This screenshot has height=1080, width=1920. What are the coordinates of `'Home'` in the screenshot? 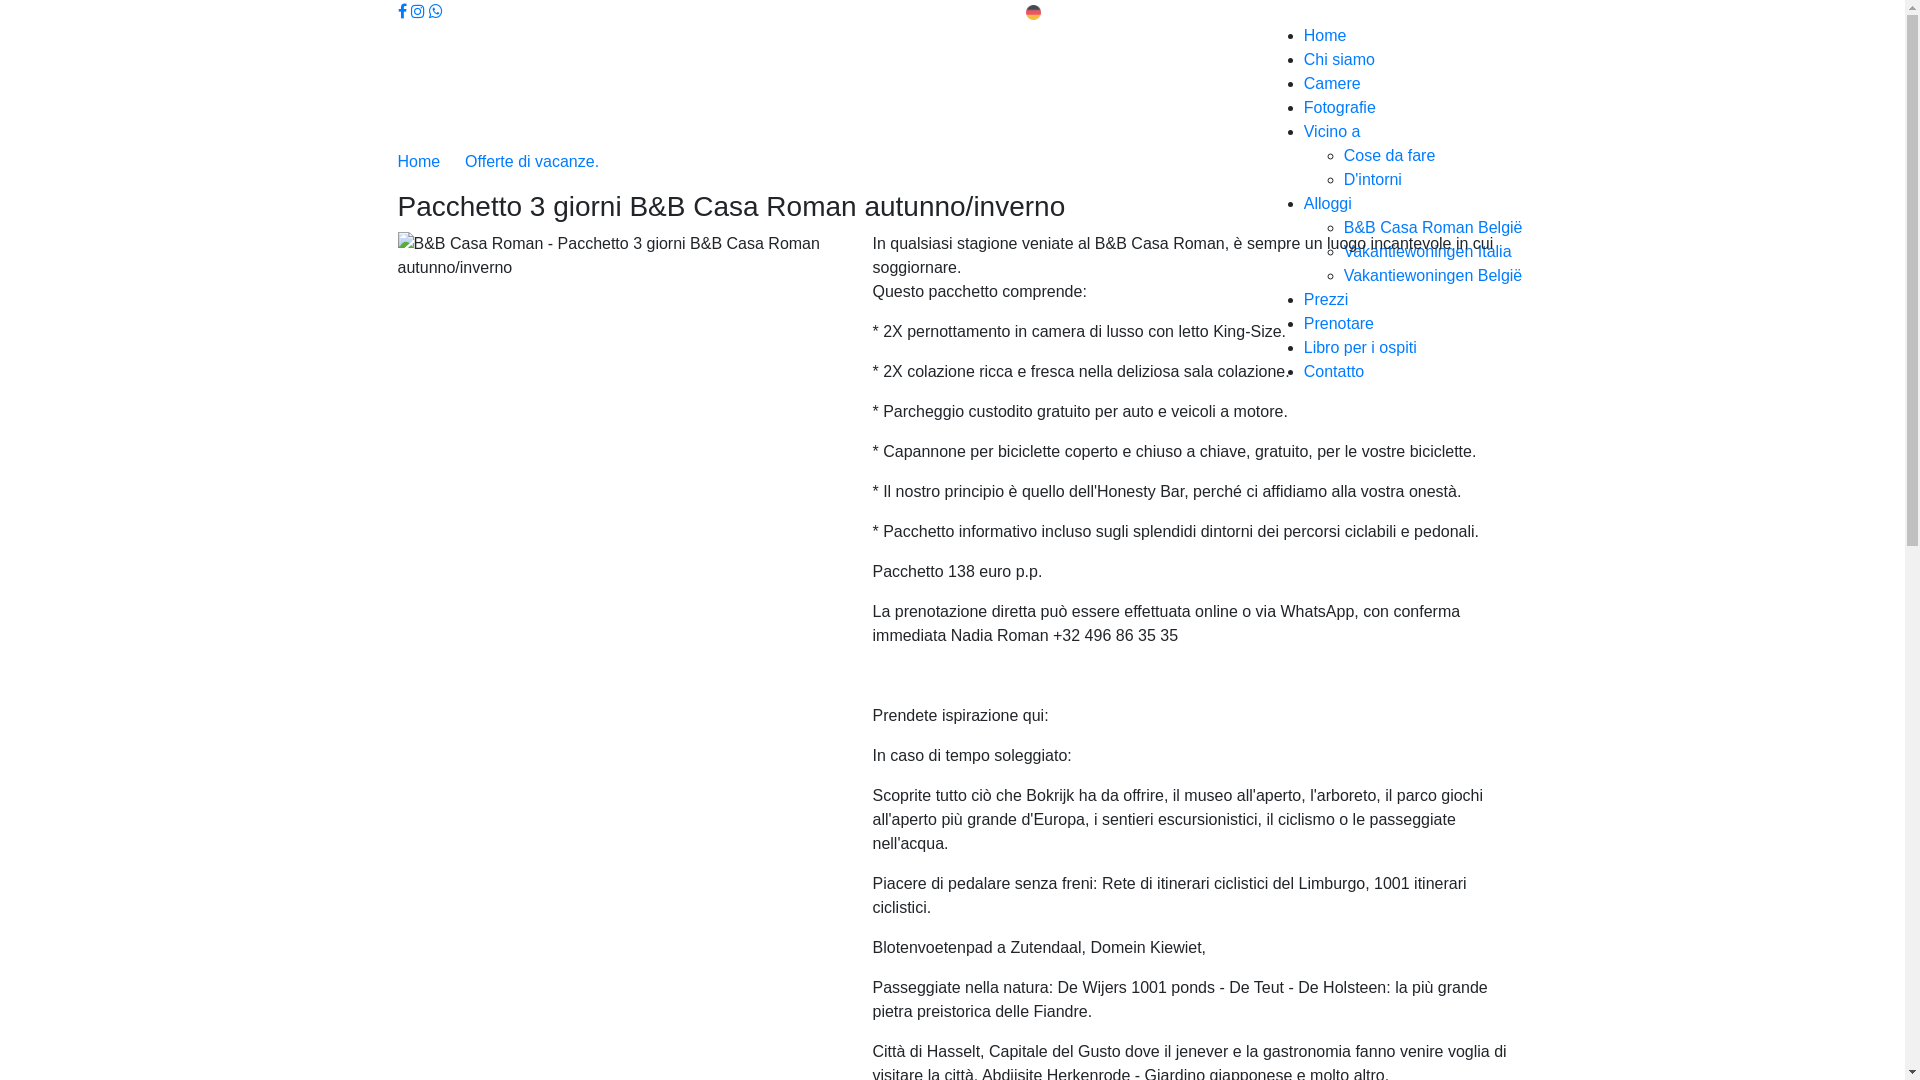 It's located at (1325, 35).